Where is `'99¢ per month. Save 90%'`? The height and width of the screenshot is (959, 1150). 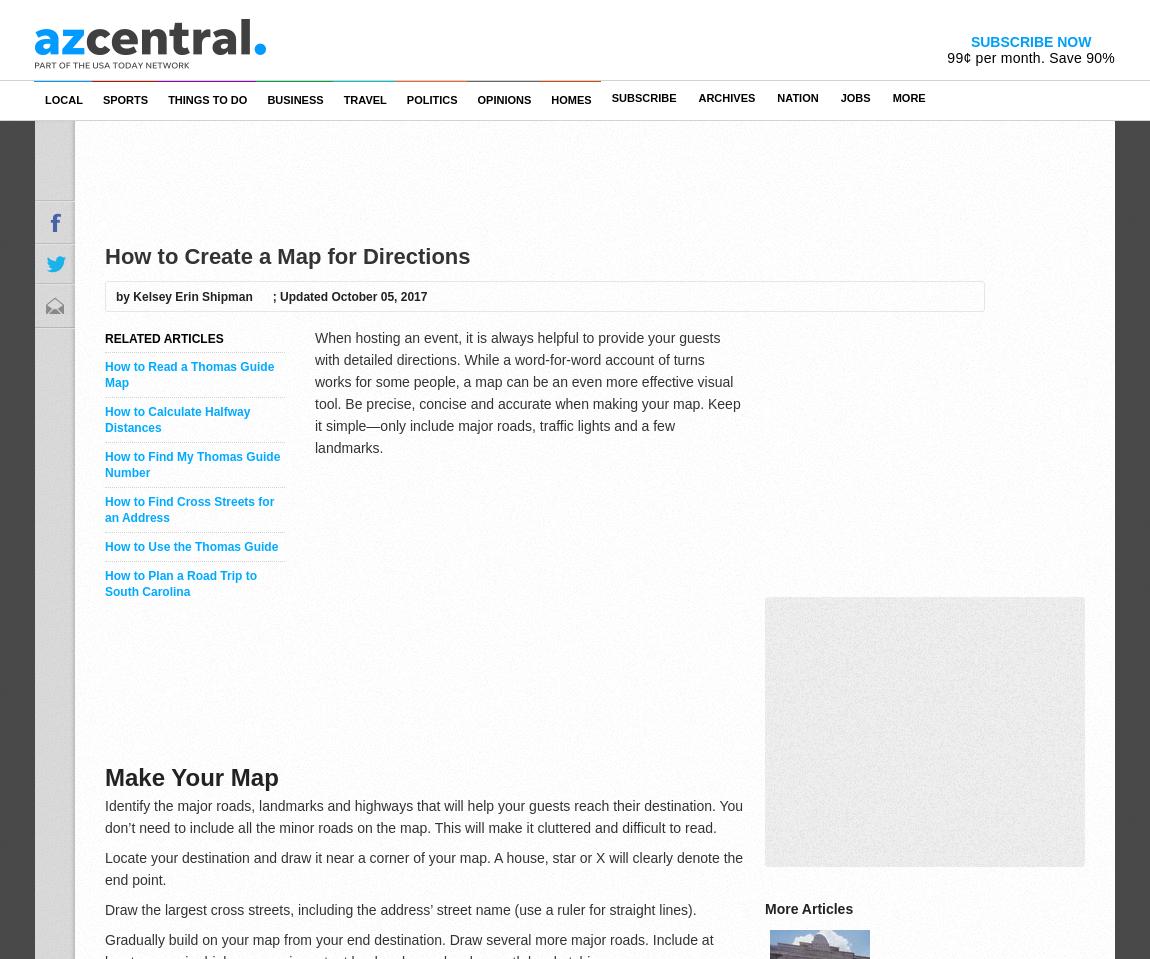
'99¢ per month. Save 90%' is located at coordinates (947, 57).